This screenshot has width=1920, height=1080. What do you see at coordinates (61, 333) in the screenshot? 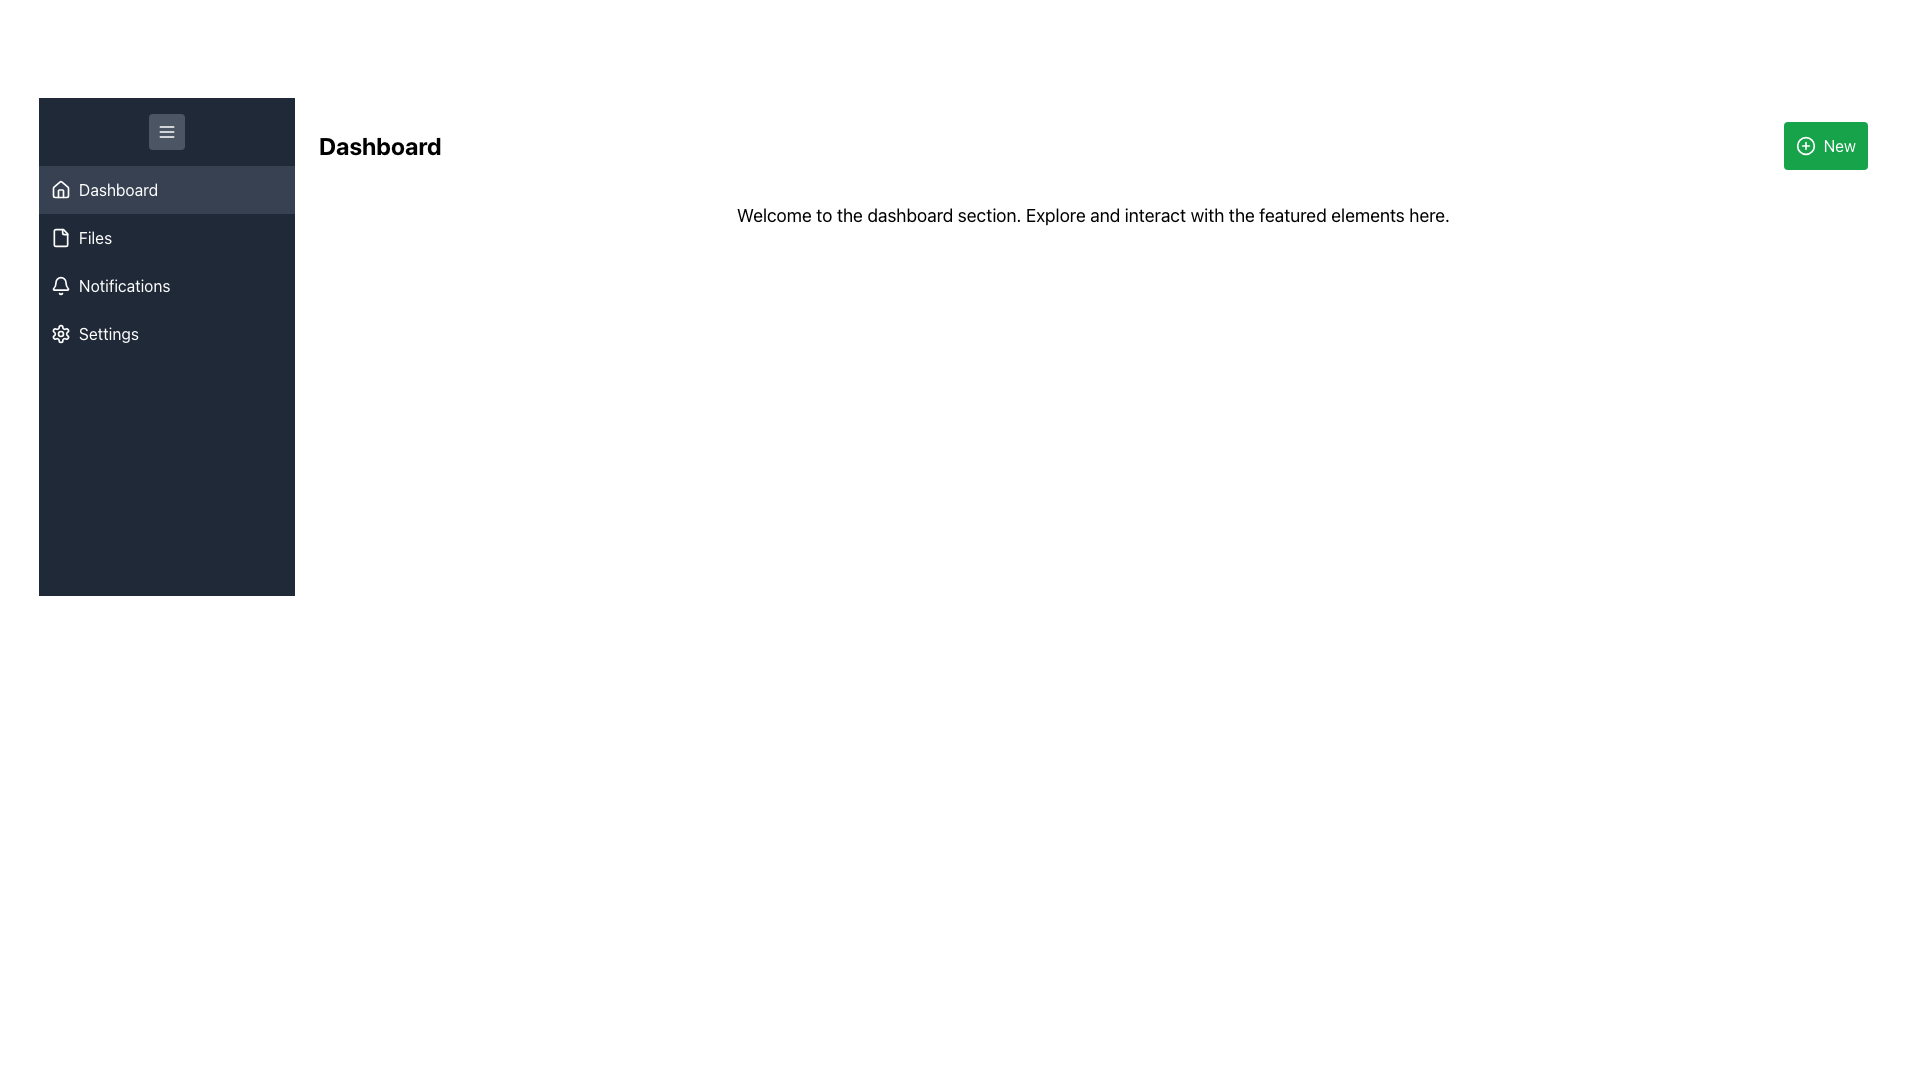
I see `the 'Settings' icon in the vertical navigation bar to recognize the associated menu option` at bounding box center [61, 333].